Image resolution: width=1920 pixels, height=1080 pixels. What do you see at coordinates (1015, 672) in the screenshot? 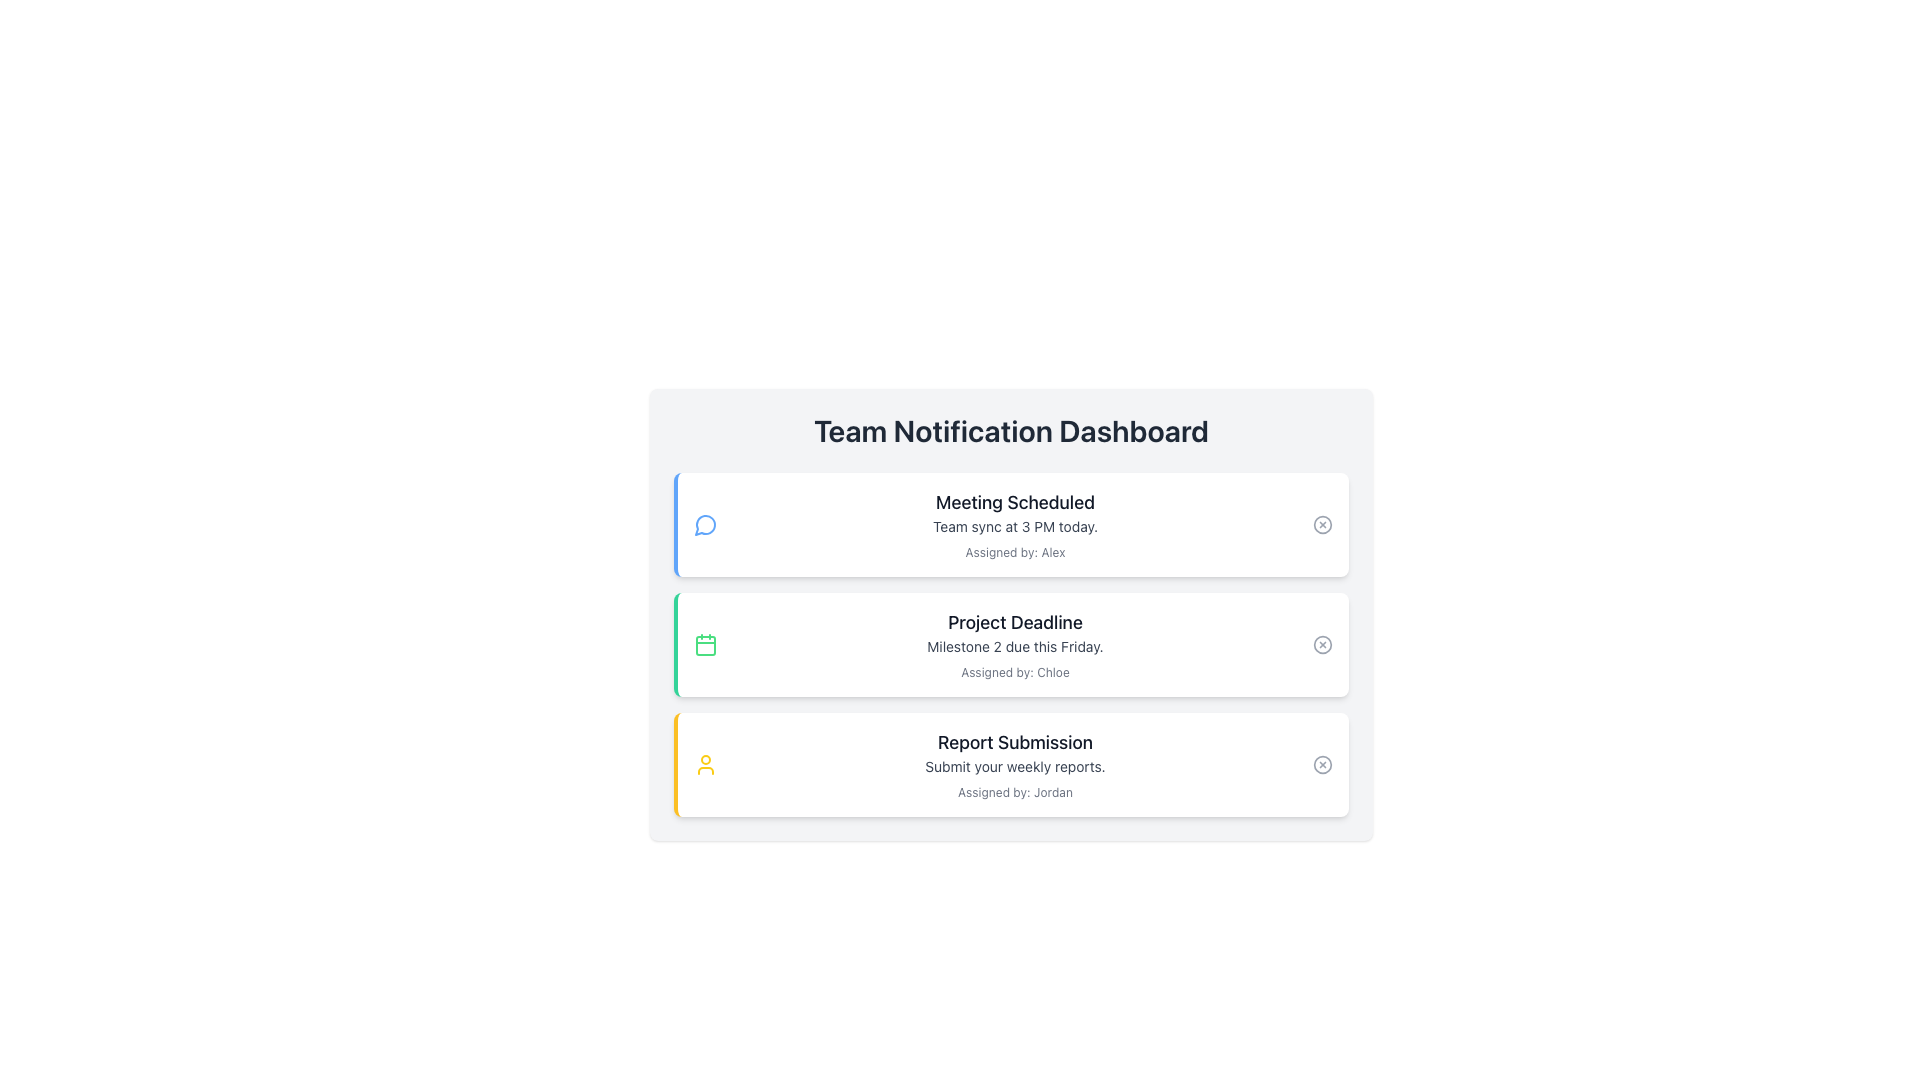
I see `the text snippet 'Assigned by: Chloe' which is styled with a small, gray font and located in the central notification card labeled 'Project Deadline'` at bounding box center [1015, 672].